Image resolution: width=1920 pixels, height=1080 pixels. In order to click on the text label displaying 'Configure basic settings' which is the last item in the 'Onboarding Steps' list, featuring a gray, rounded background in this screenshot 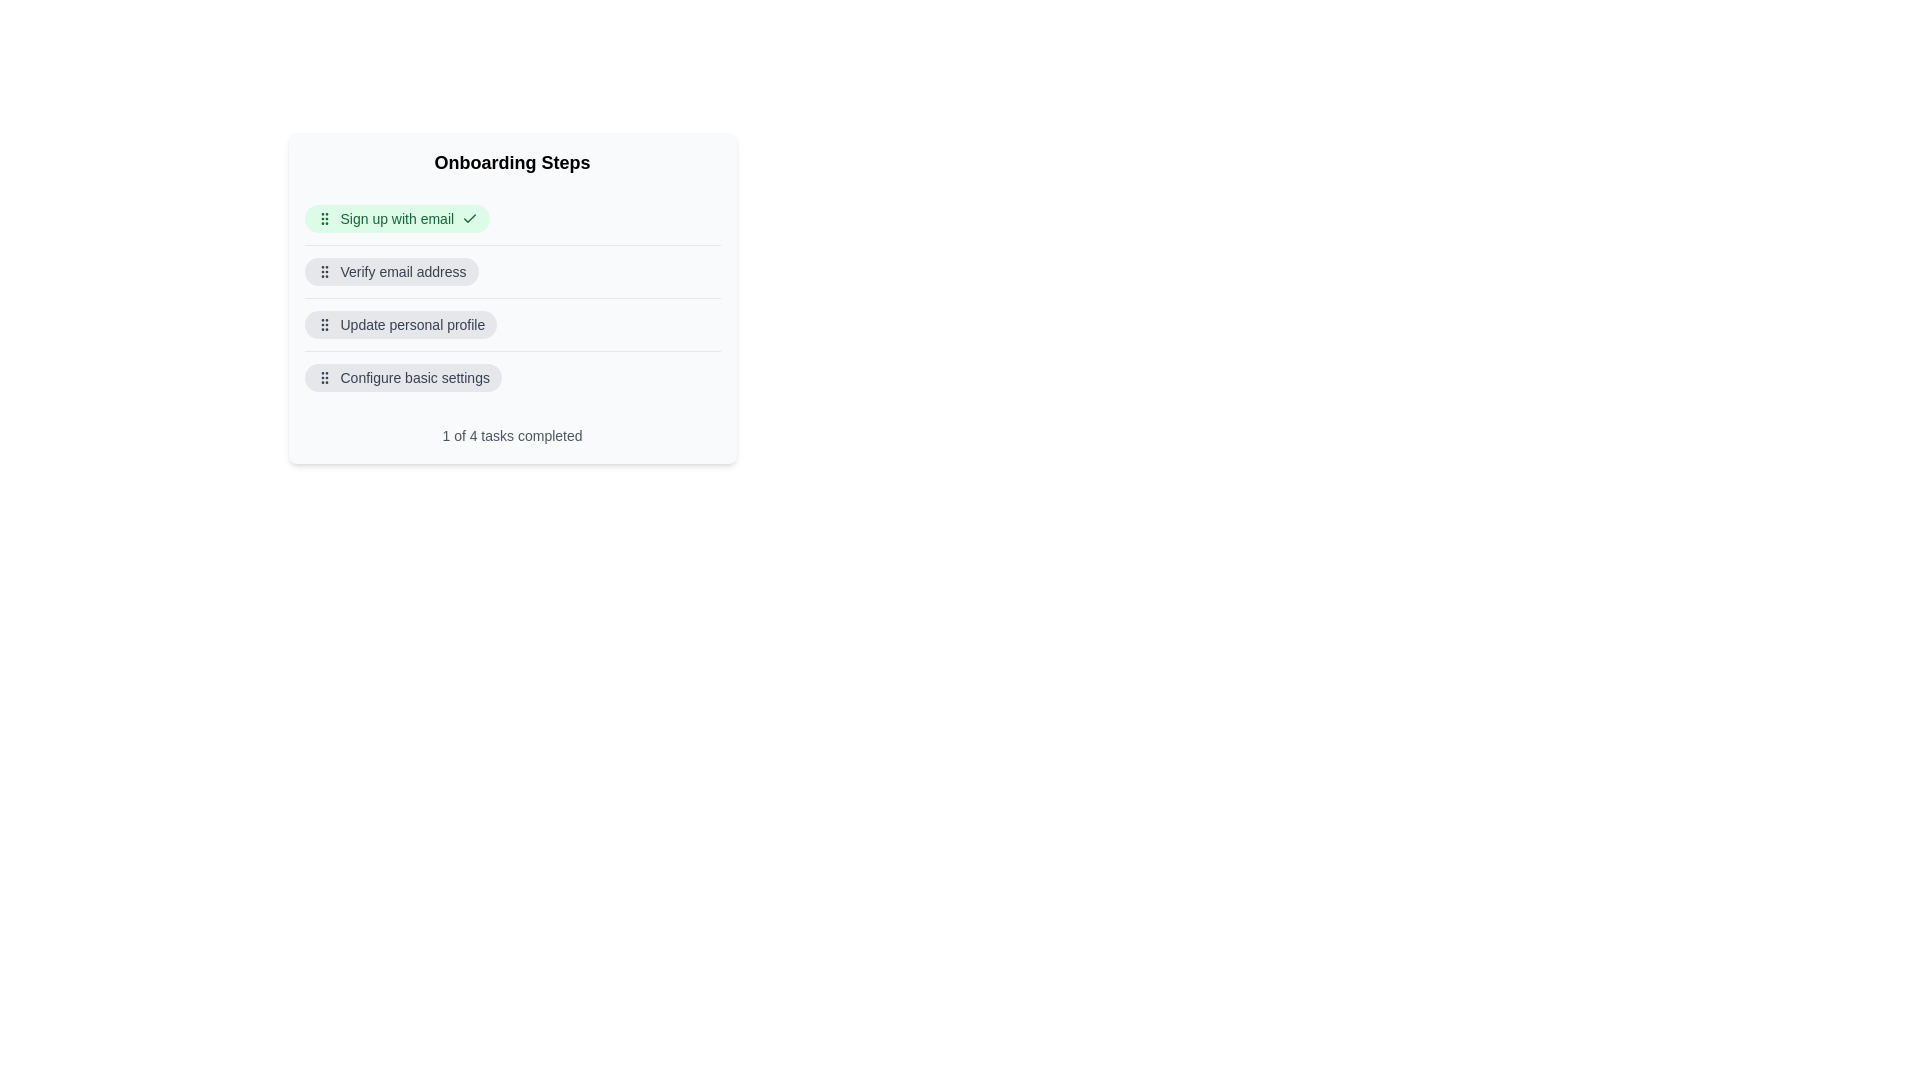, I will do `click(414, 378)`.